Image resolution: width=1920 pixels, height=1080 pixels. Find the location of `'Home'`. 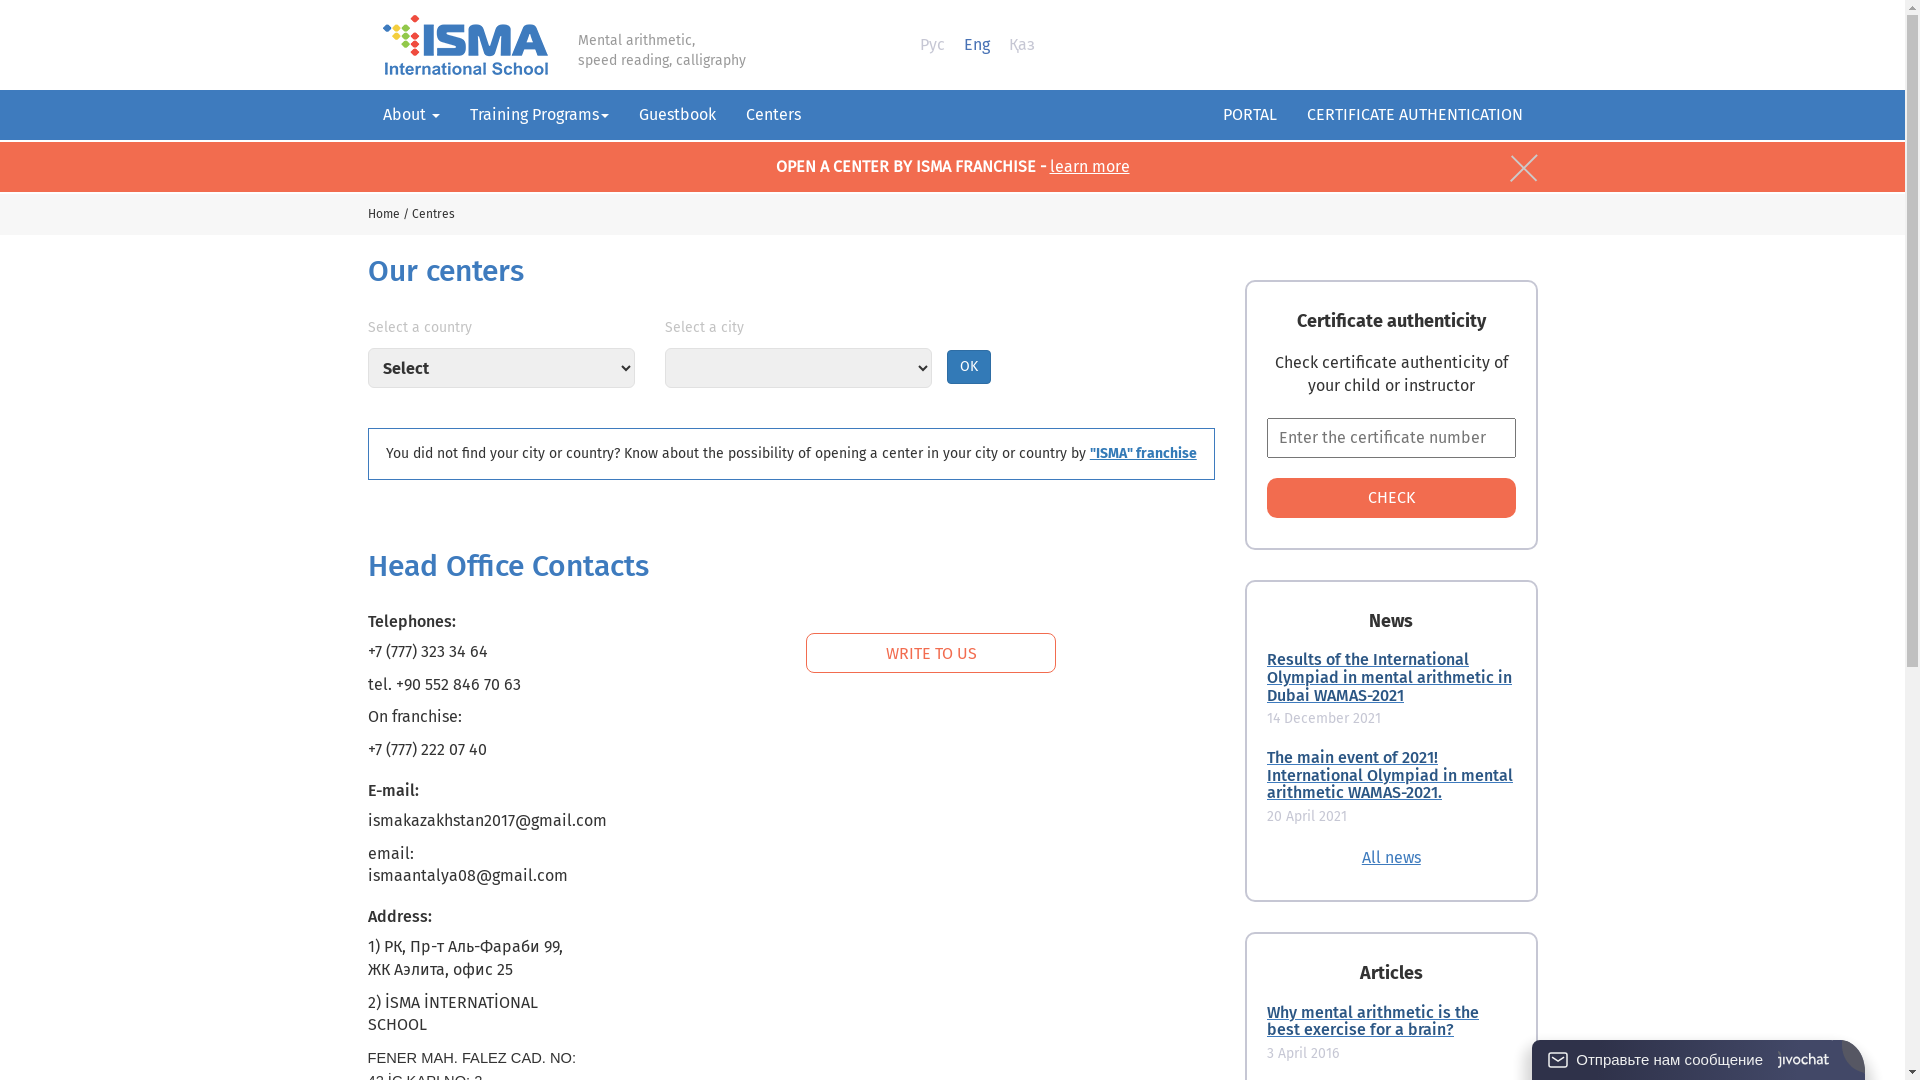

'Home' is located at coordinates (384, 213).